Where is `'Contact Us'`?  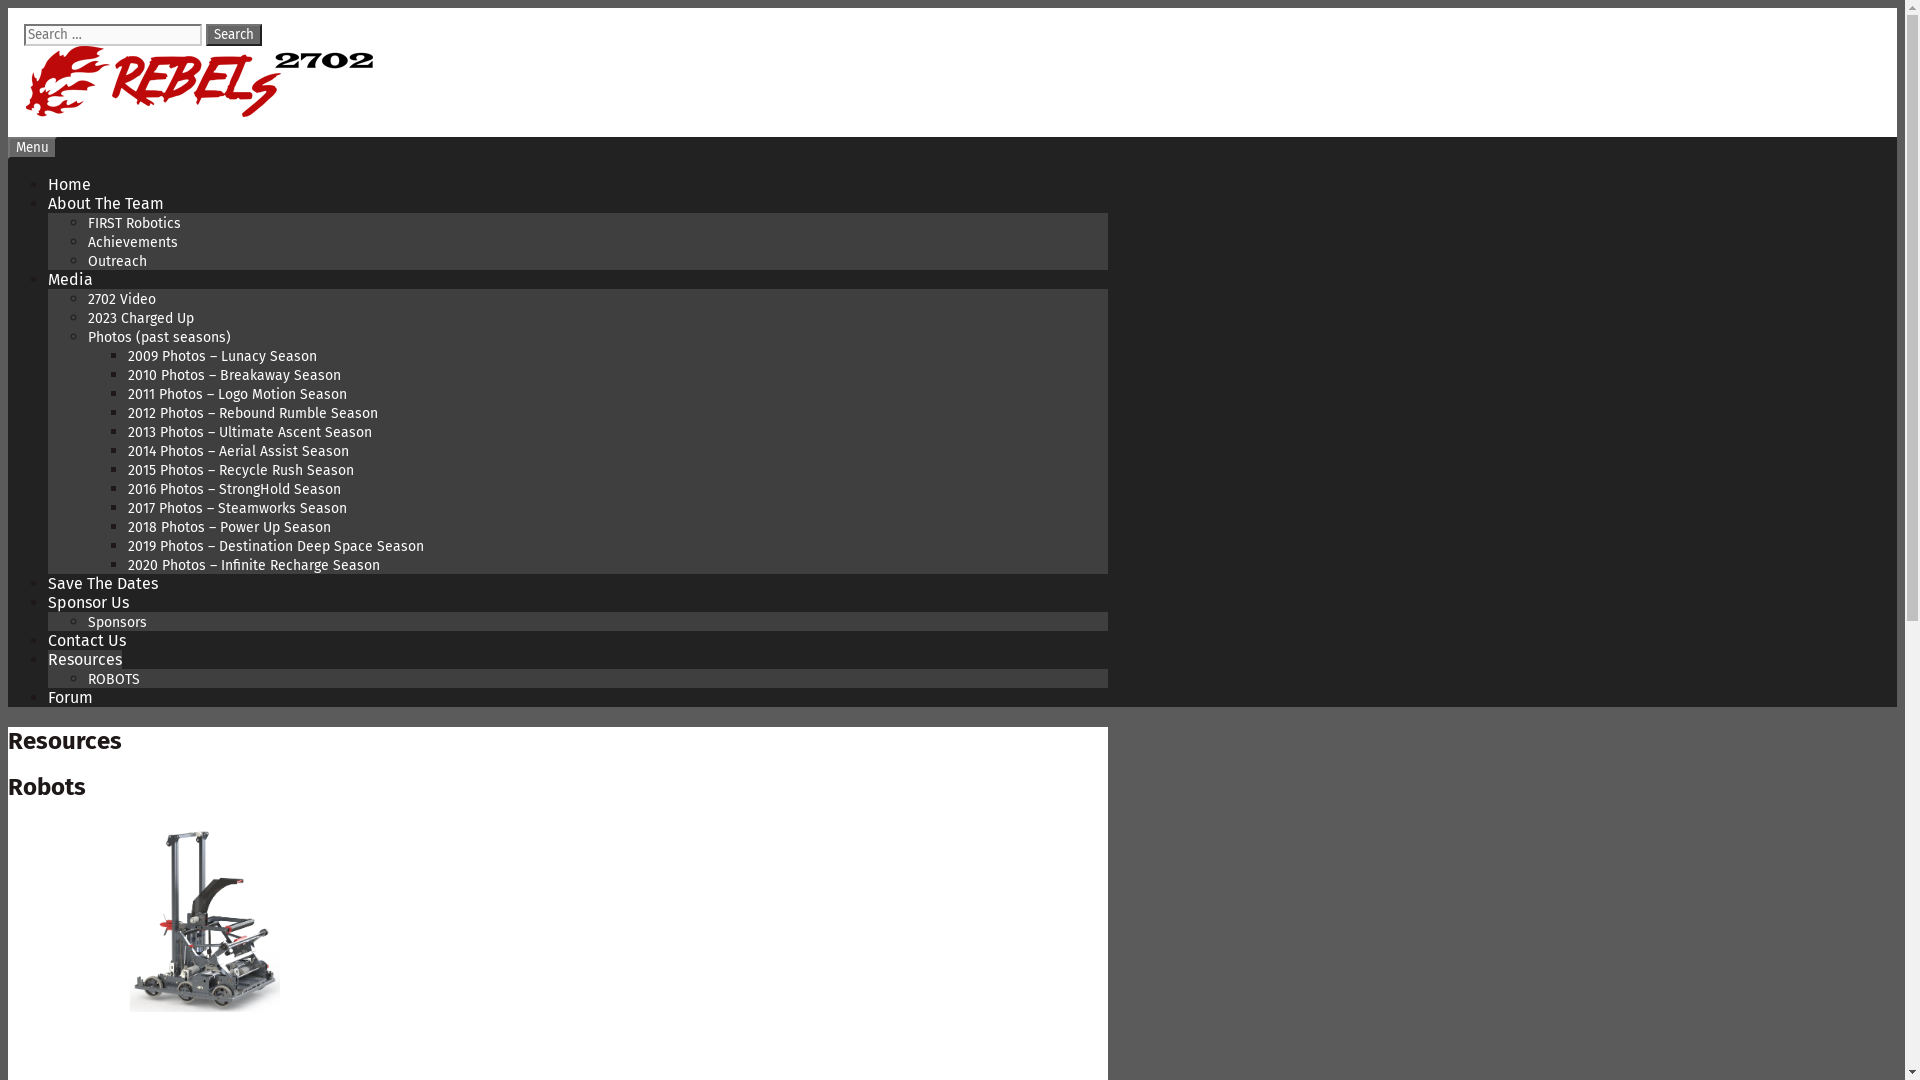
'Contact Us' is located at coordinates (85, 640).